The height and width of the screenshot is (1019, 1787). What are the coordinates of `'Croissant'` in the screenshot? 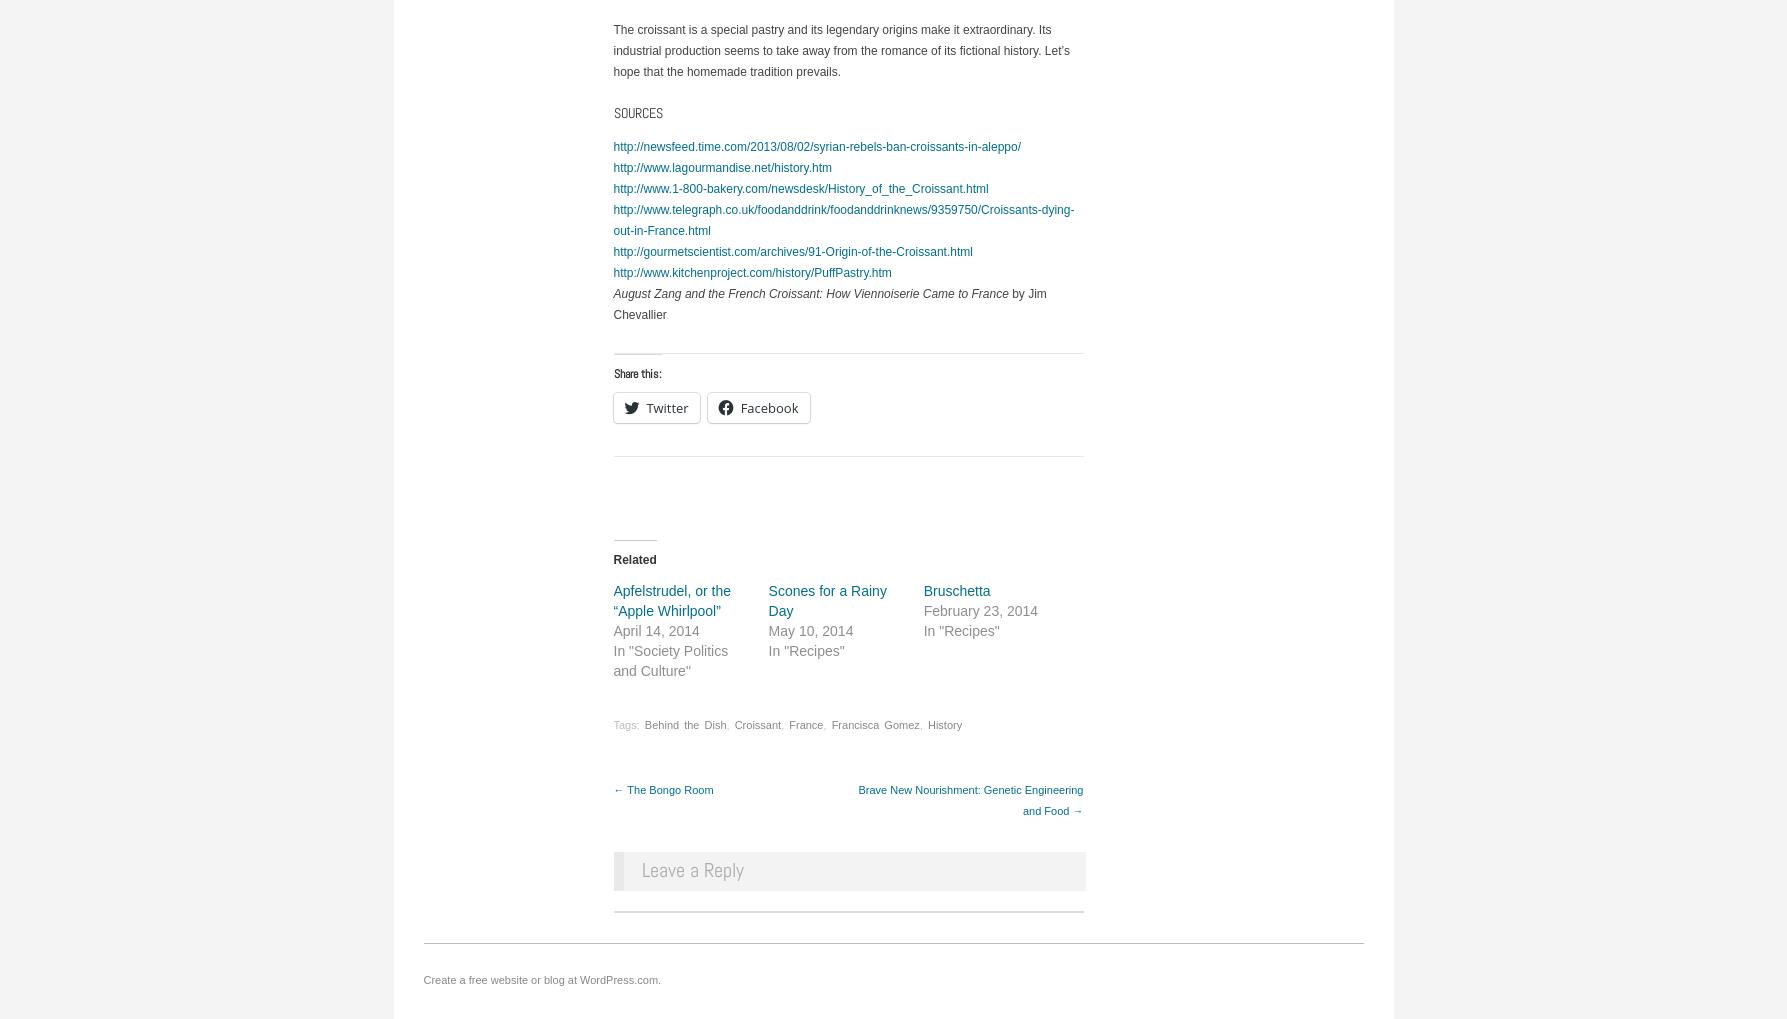 It's located at (757, 723).